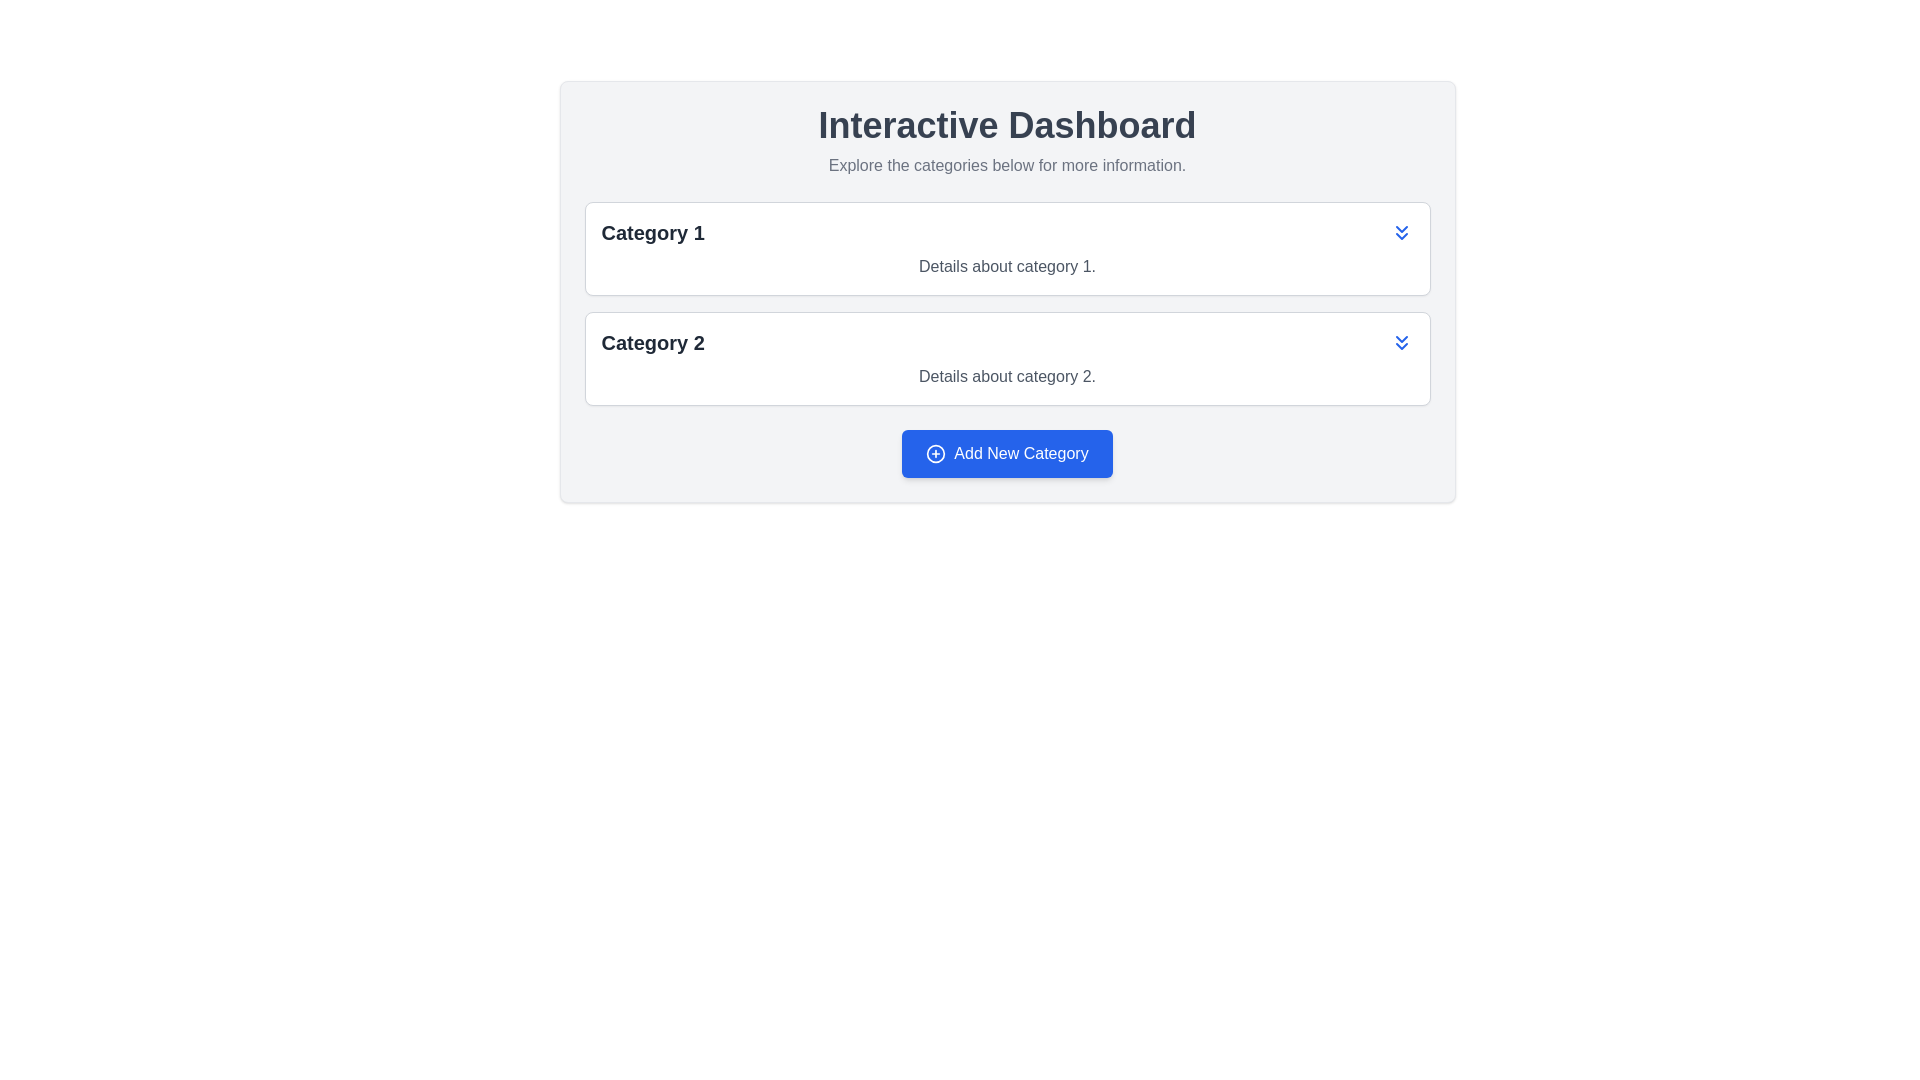 The image size is (1920, 1080). What do you see at coordinates (1007, 454) in the screenshot?
I see `the 'Add Category' button located in the bottom section of the 'Interactive Dashboard', directly below 'Category 1' and 'Category 2', to observe a visual response` at bounding box center [1007, 454].